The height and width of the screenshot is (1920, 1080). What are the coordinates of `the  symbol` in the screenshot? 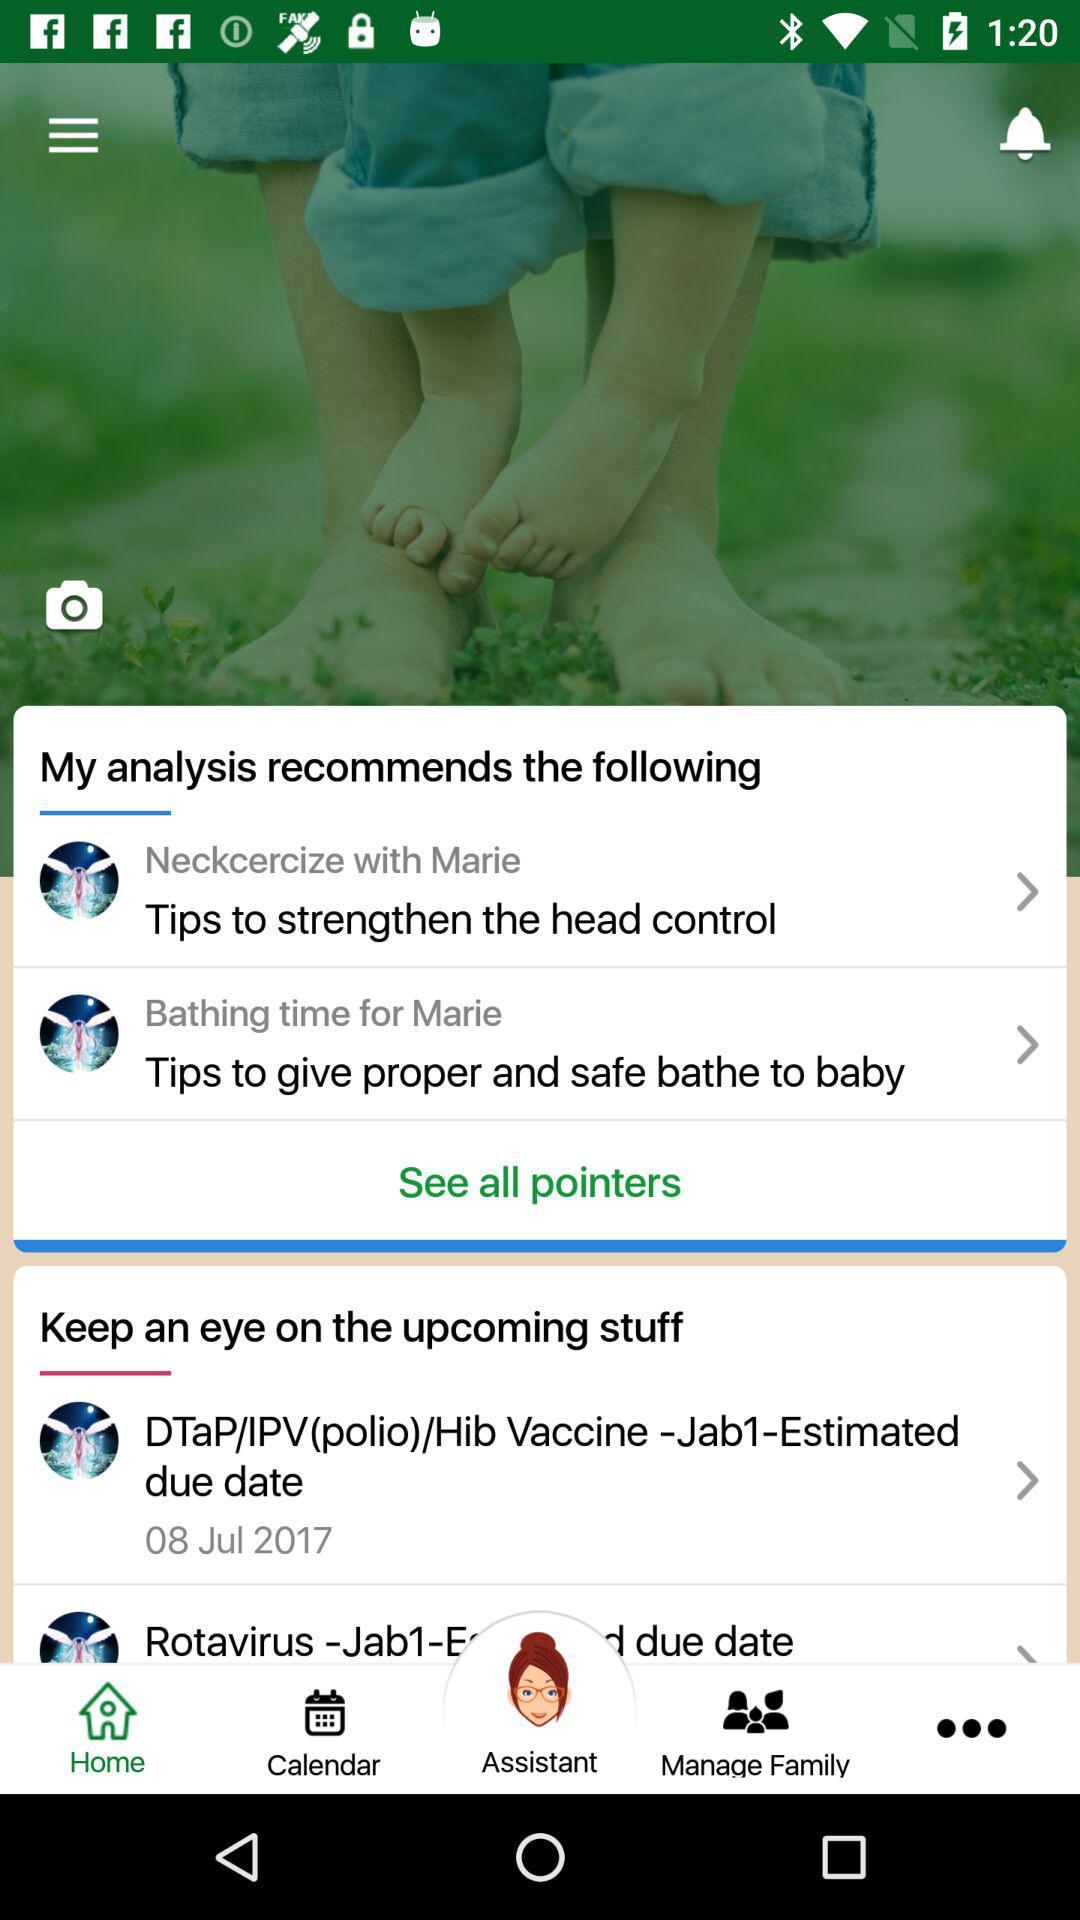 It's located at (1028, 891).